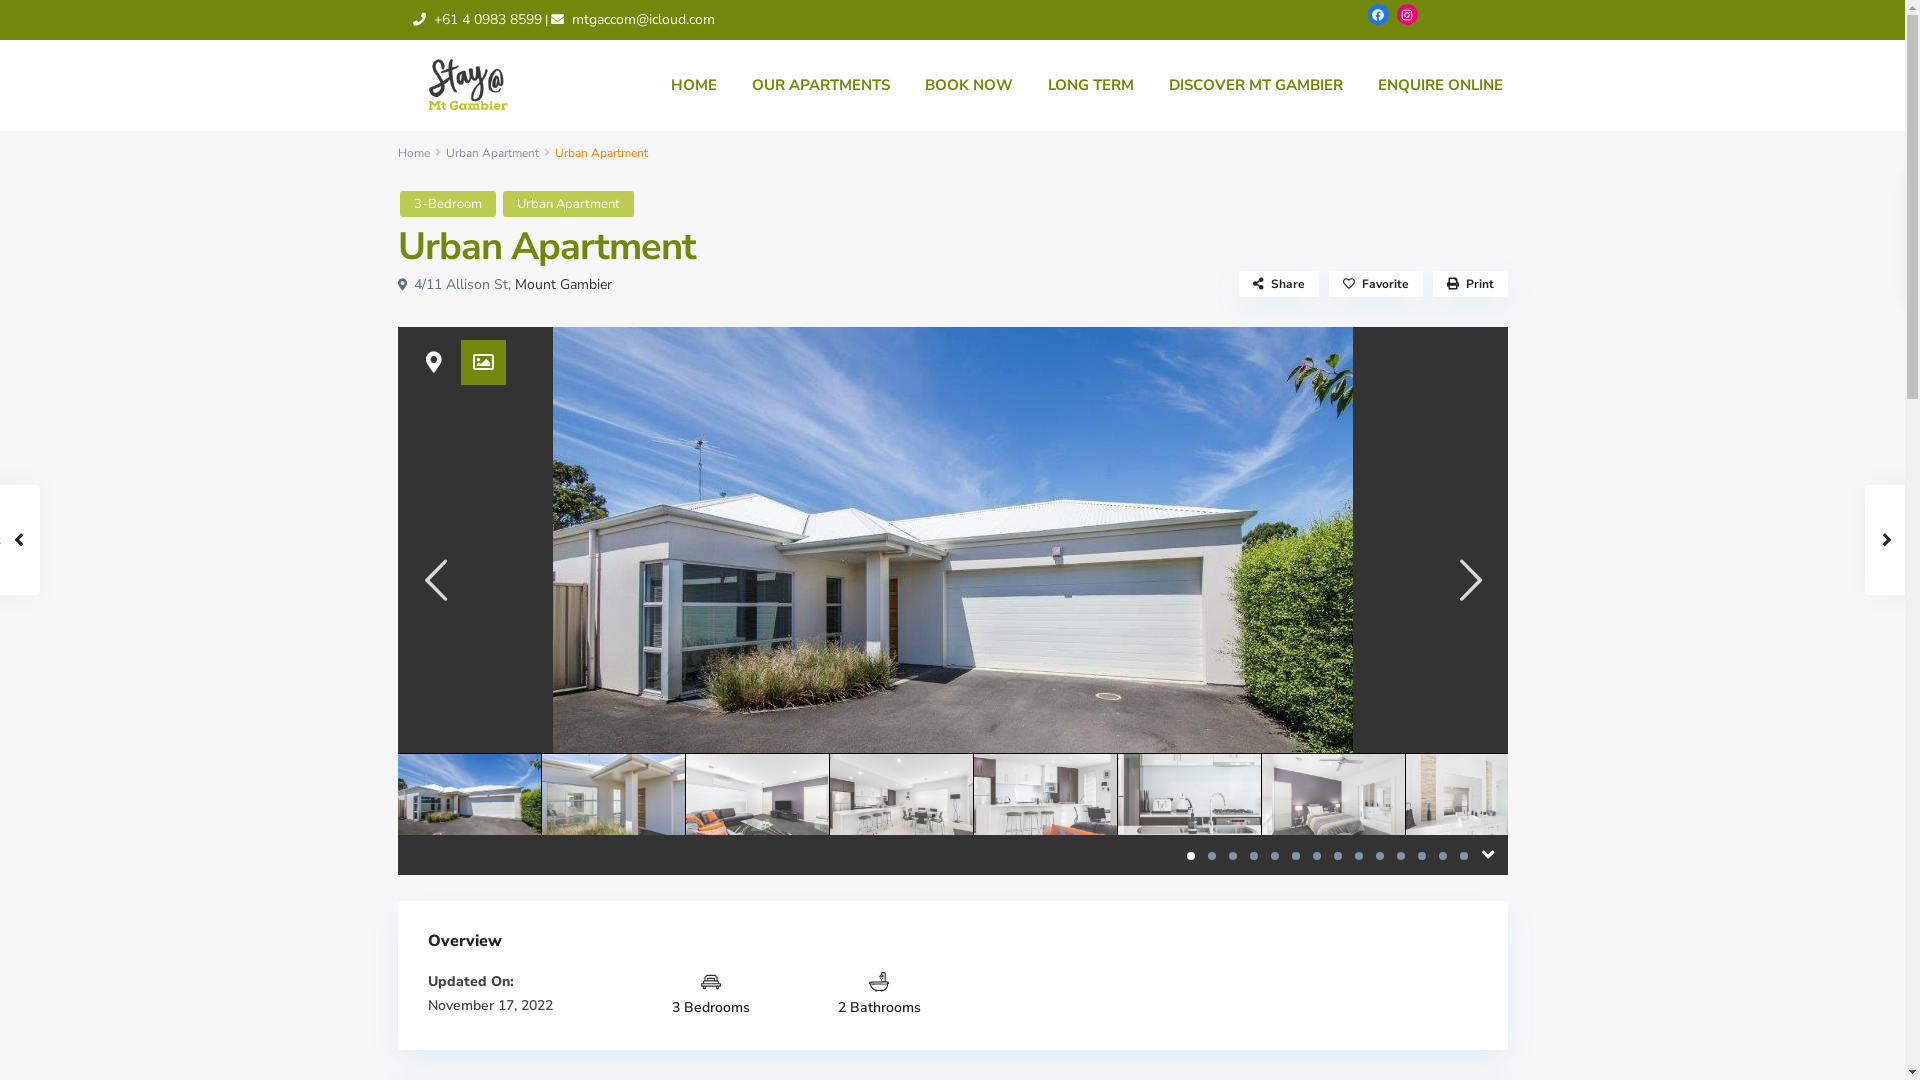  What do you see at coordinates (1255, 83) in the screenshot?
I see `'DISCOVER MT GAMBIER'` at bounding box center [1255, 83].